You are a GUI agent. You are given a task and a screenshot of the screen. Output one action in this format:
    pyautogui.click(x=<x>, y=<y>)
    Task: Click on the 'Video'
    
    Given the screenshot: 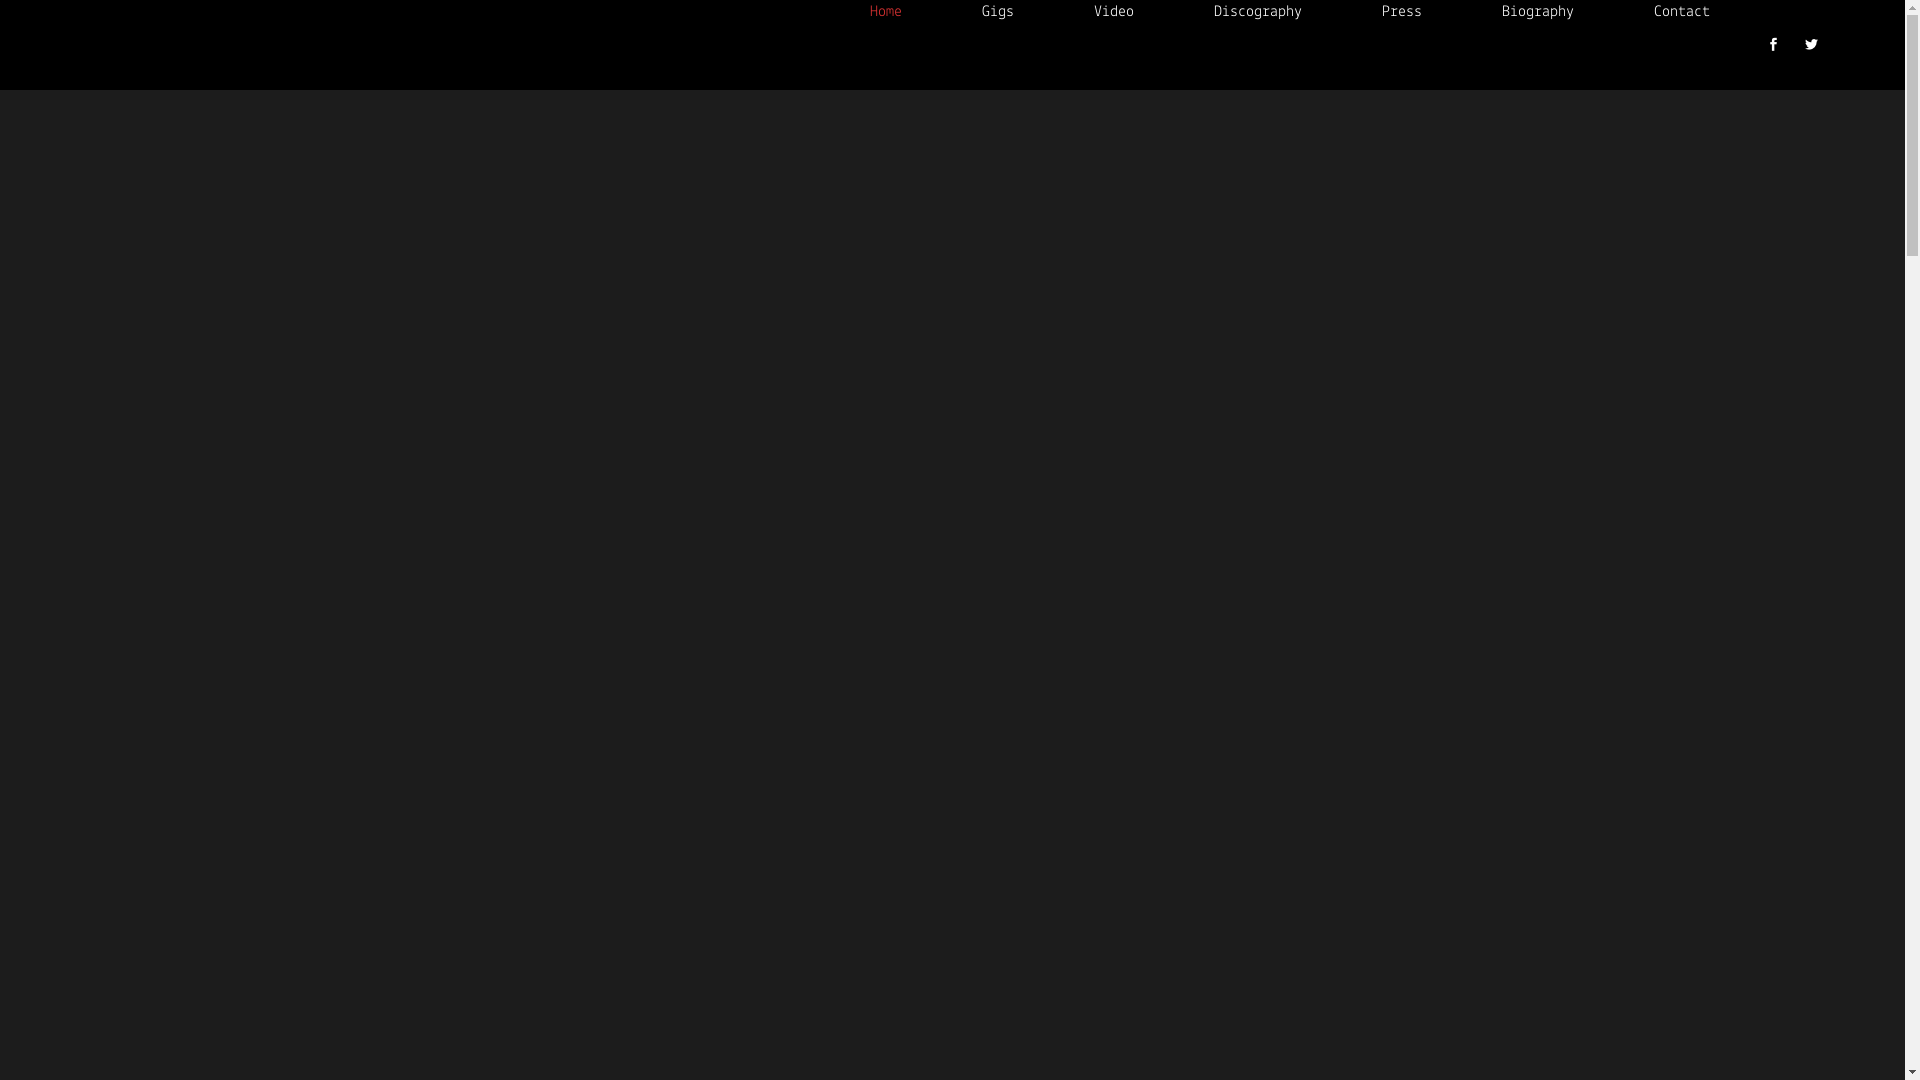 What is the action you would take?
    pyautogui.click(x=1112, y=11)
    